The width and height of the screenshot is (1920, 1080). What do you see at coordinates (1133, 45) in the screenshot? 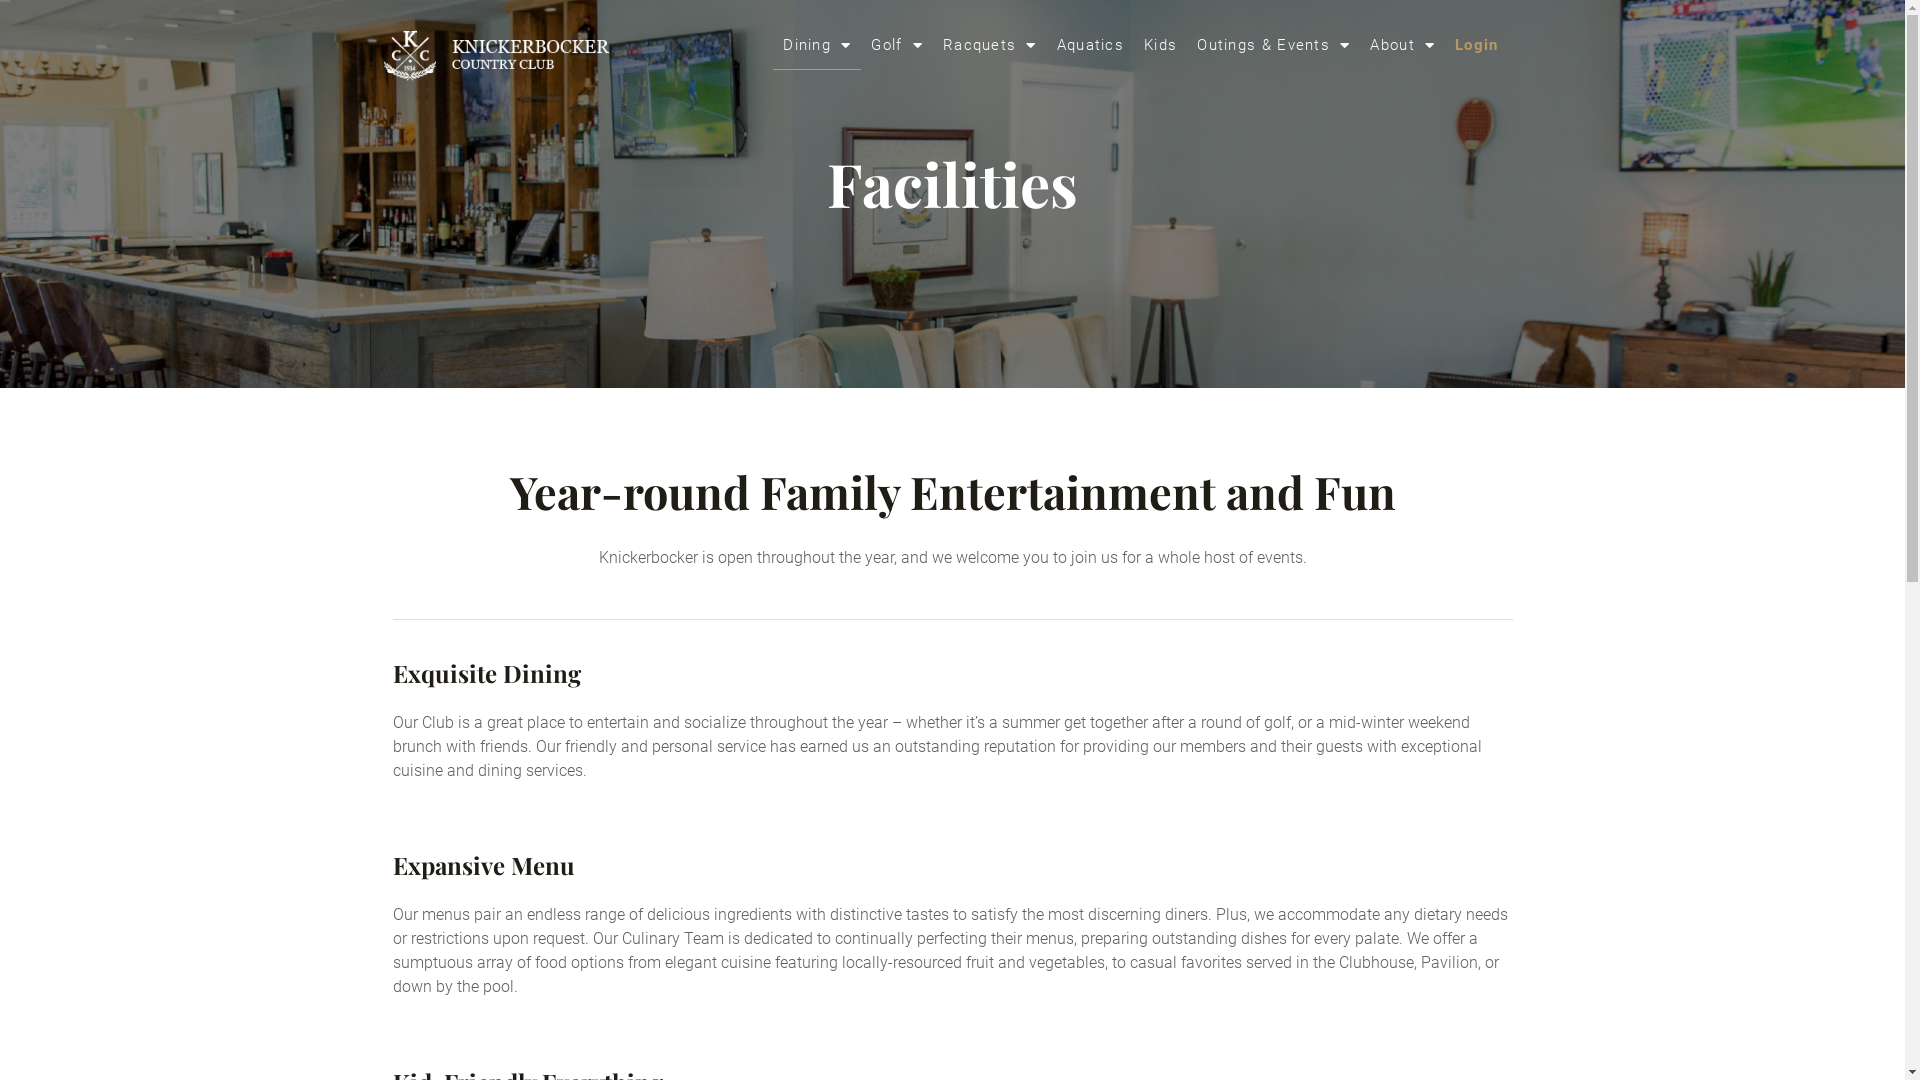
I see `'Kids'` at bounding box center [1133, 45].